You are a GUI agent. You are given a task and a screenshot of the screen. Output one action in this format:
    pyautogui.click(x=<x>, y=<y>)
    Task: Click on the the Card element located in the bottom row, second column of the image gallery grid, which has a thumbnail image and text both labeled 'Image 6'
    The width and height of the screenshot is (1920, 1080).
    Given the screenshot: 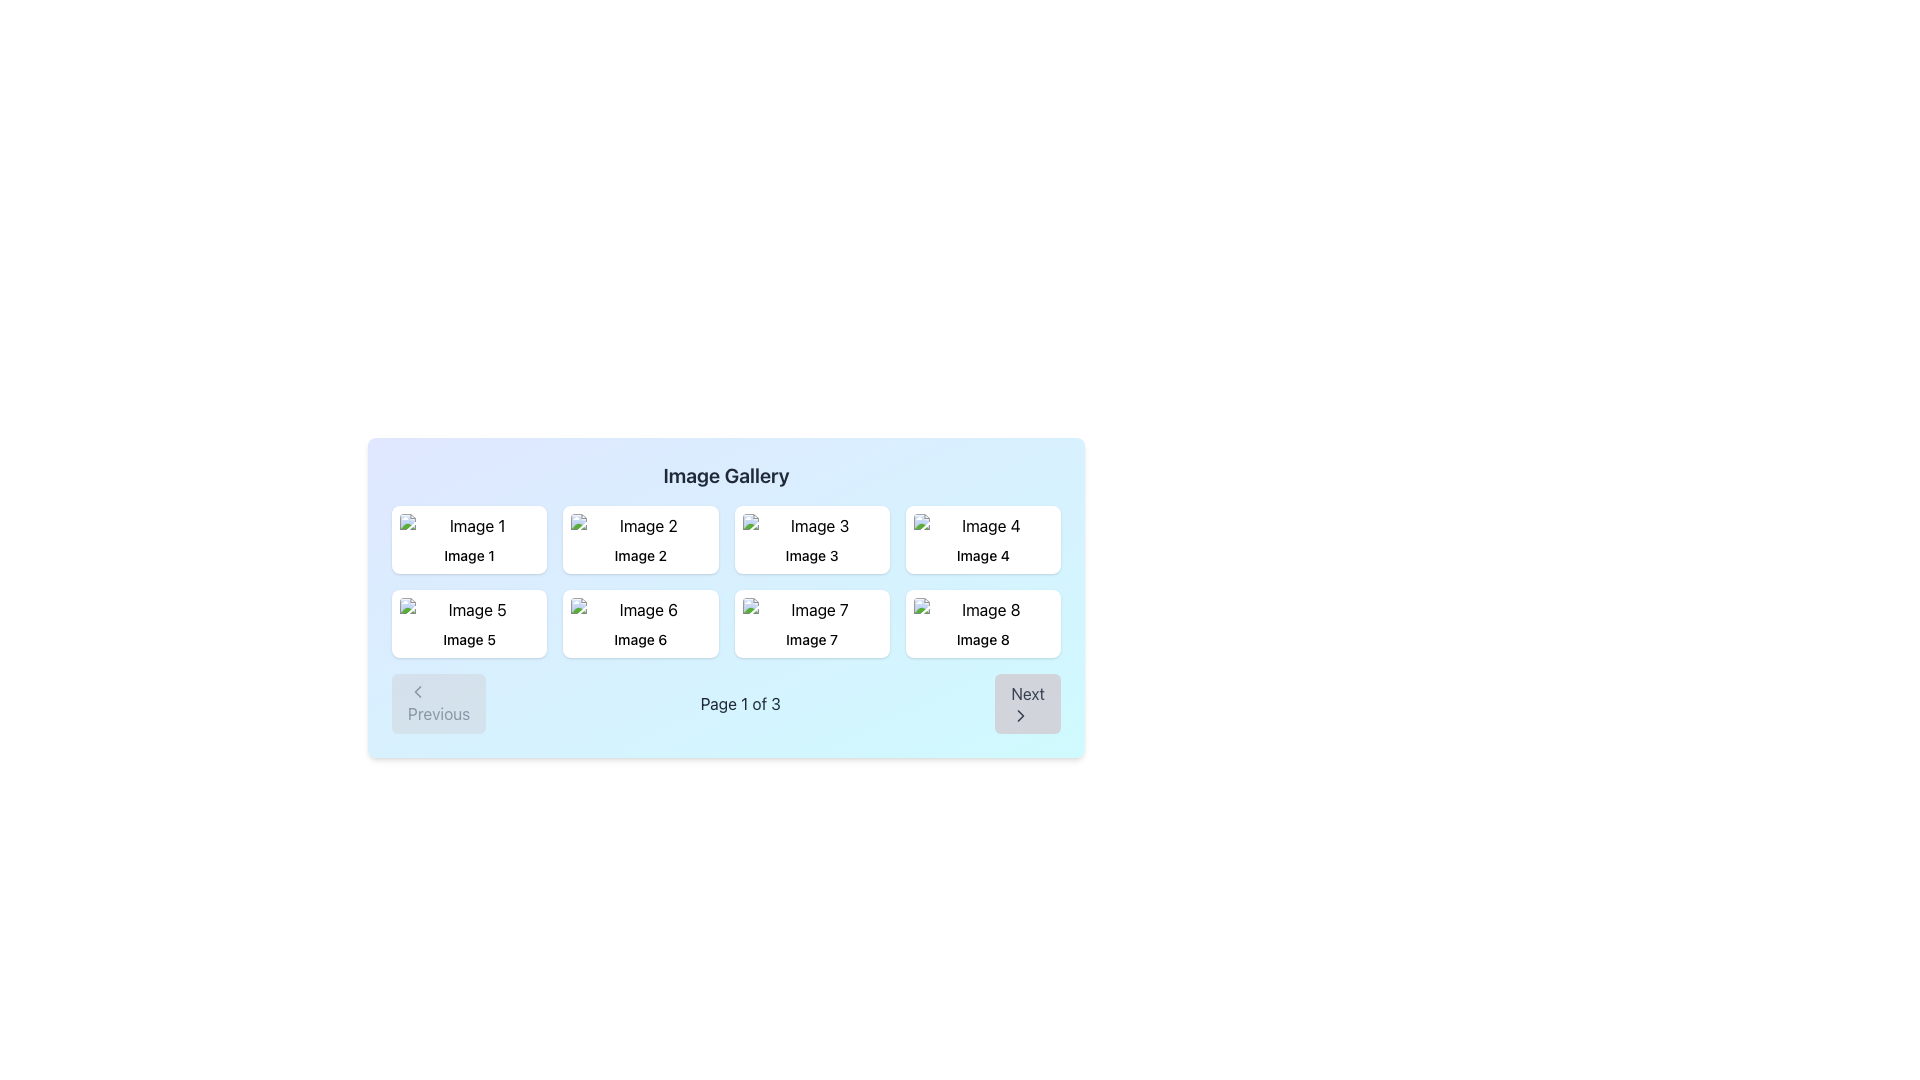 What is the action you would take?
    pyautogui.click(x=640, y=623)
    